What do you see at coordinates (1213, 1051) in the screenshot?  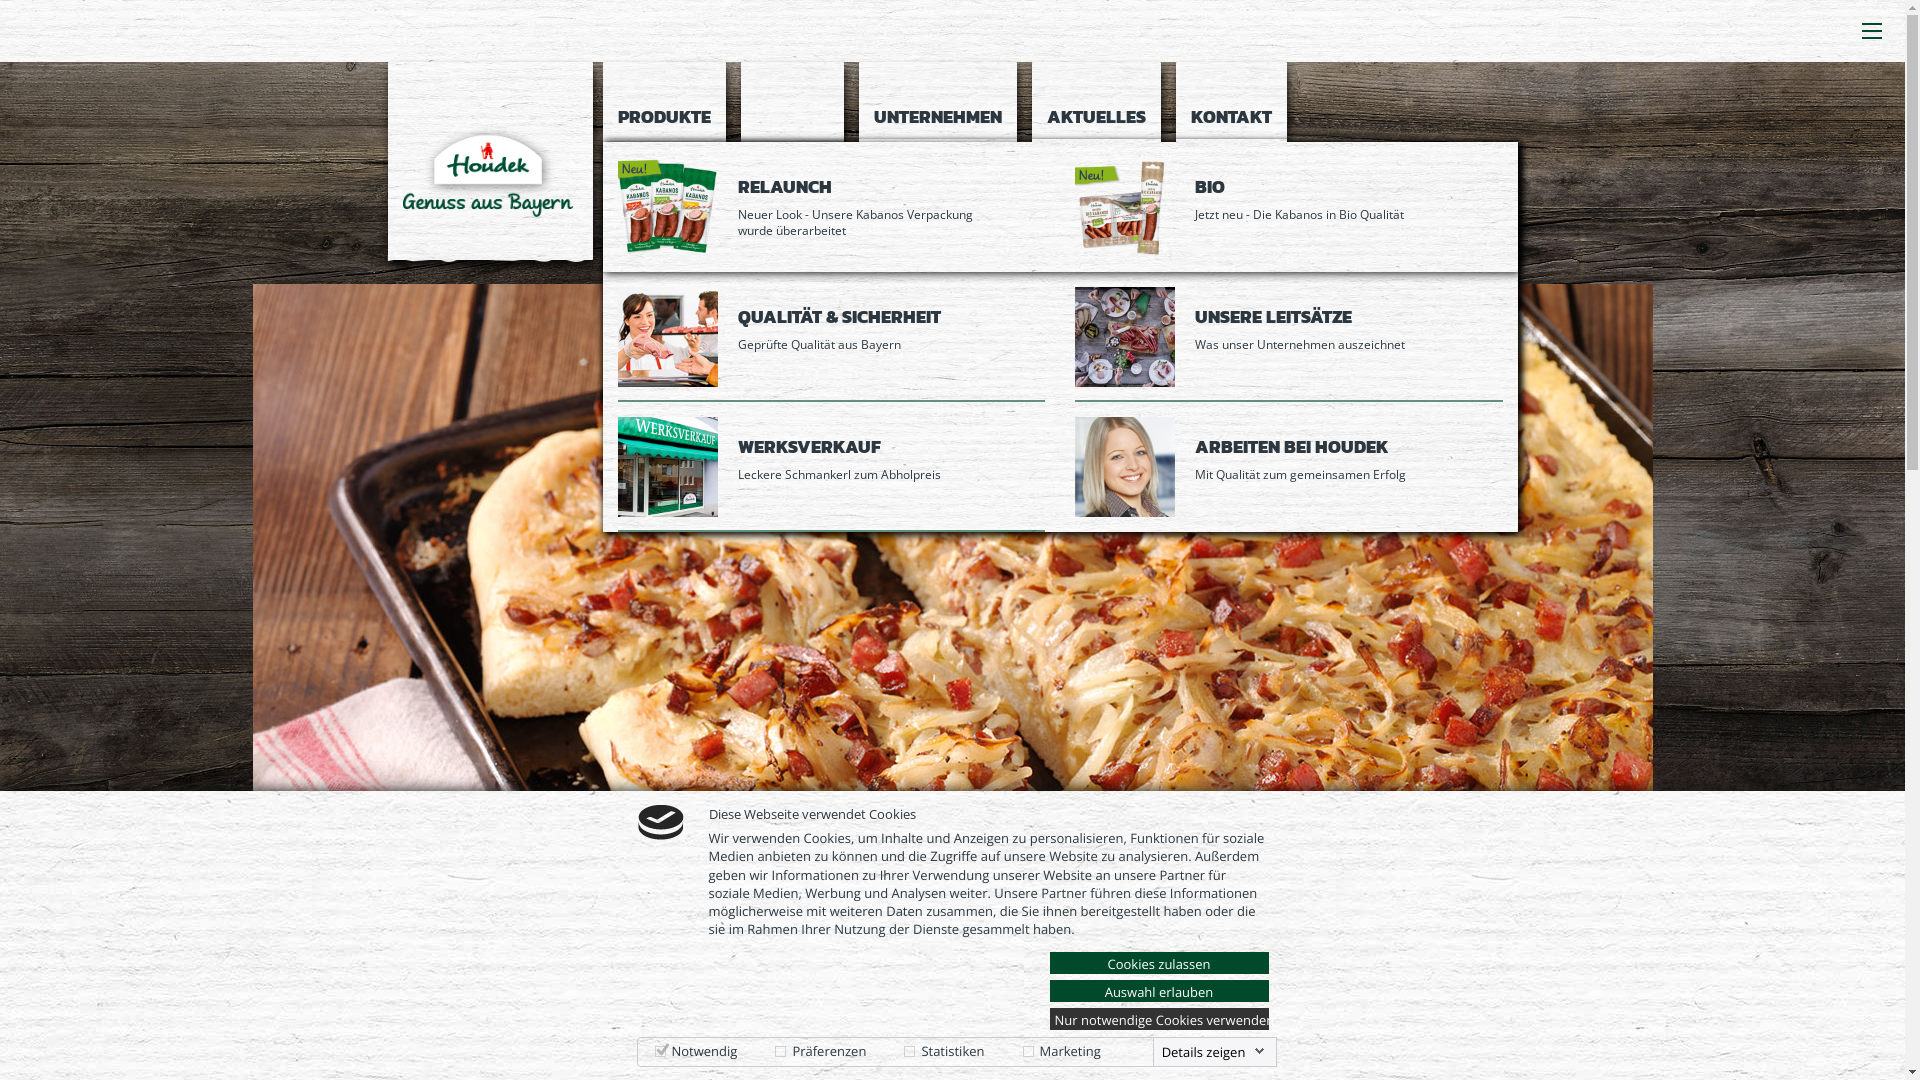 I see `'Details zeigen'` at bounding box center [1213, 1051].